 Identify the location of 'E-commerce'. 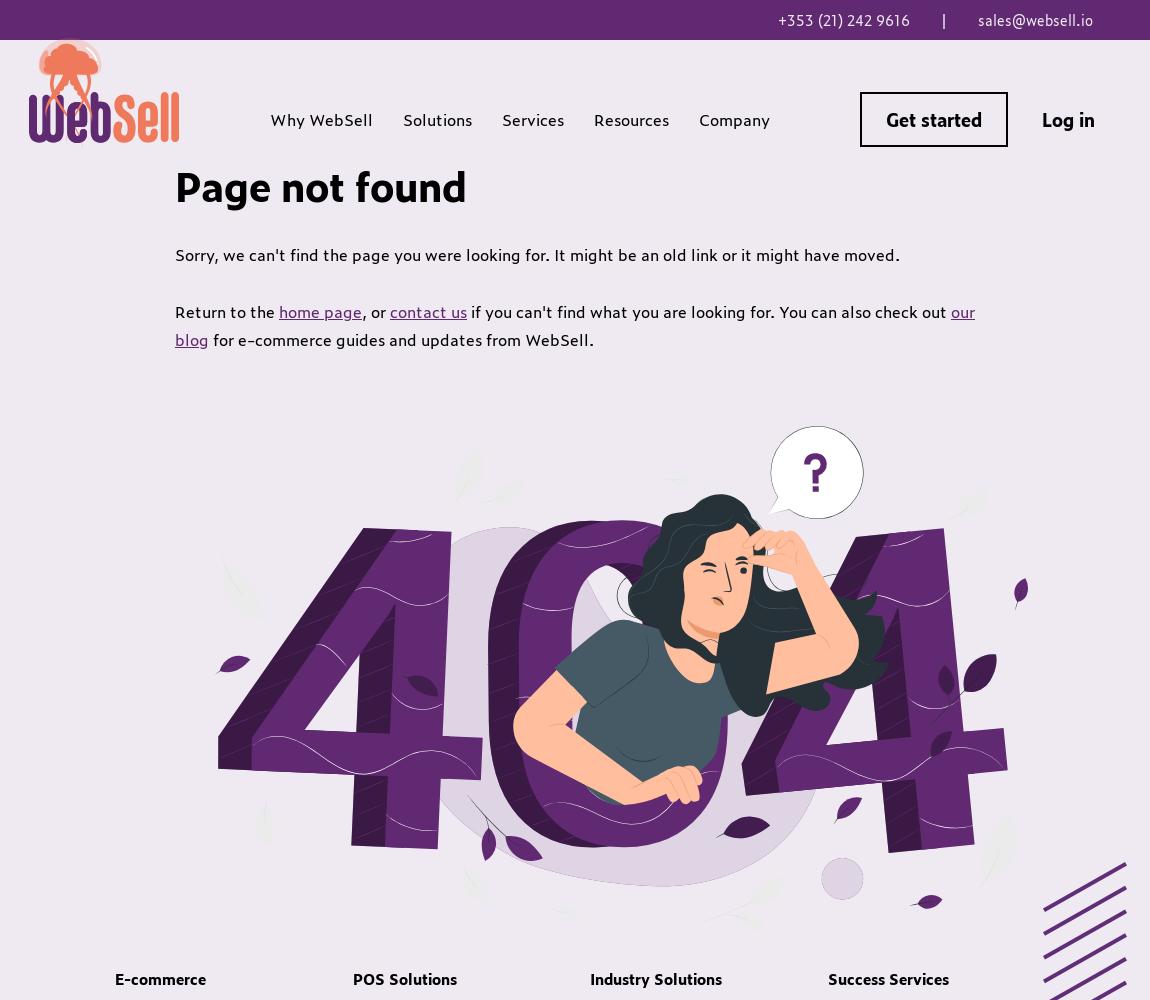
(159, 977).